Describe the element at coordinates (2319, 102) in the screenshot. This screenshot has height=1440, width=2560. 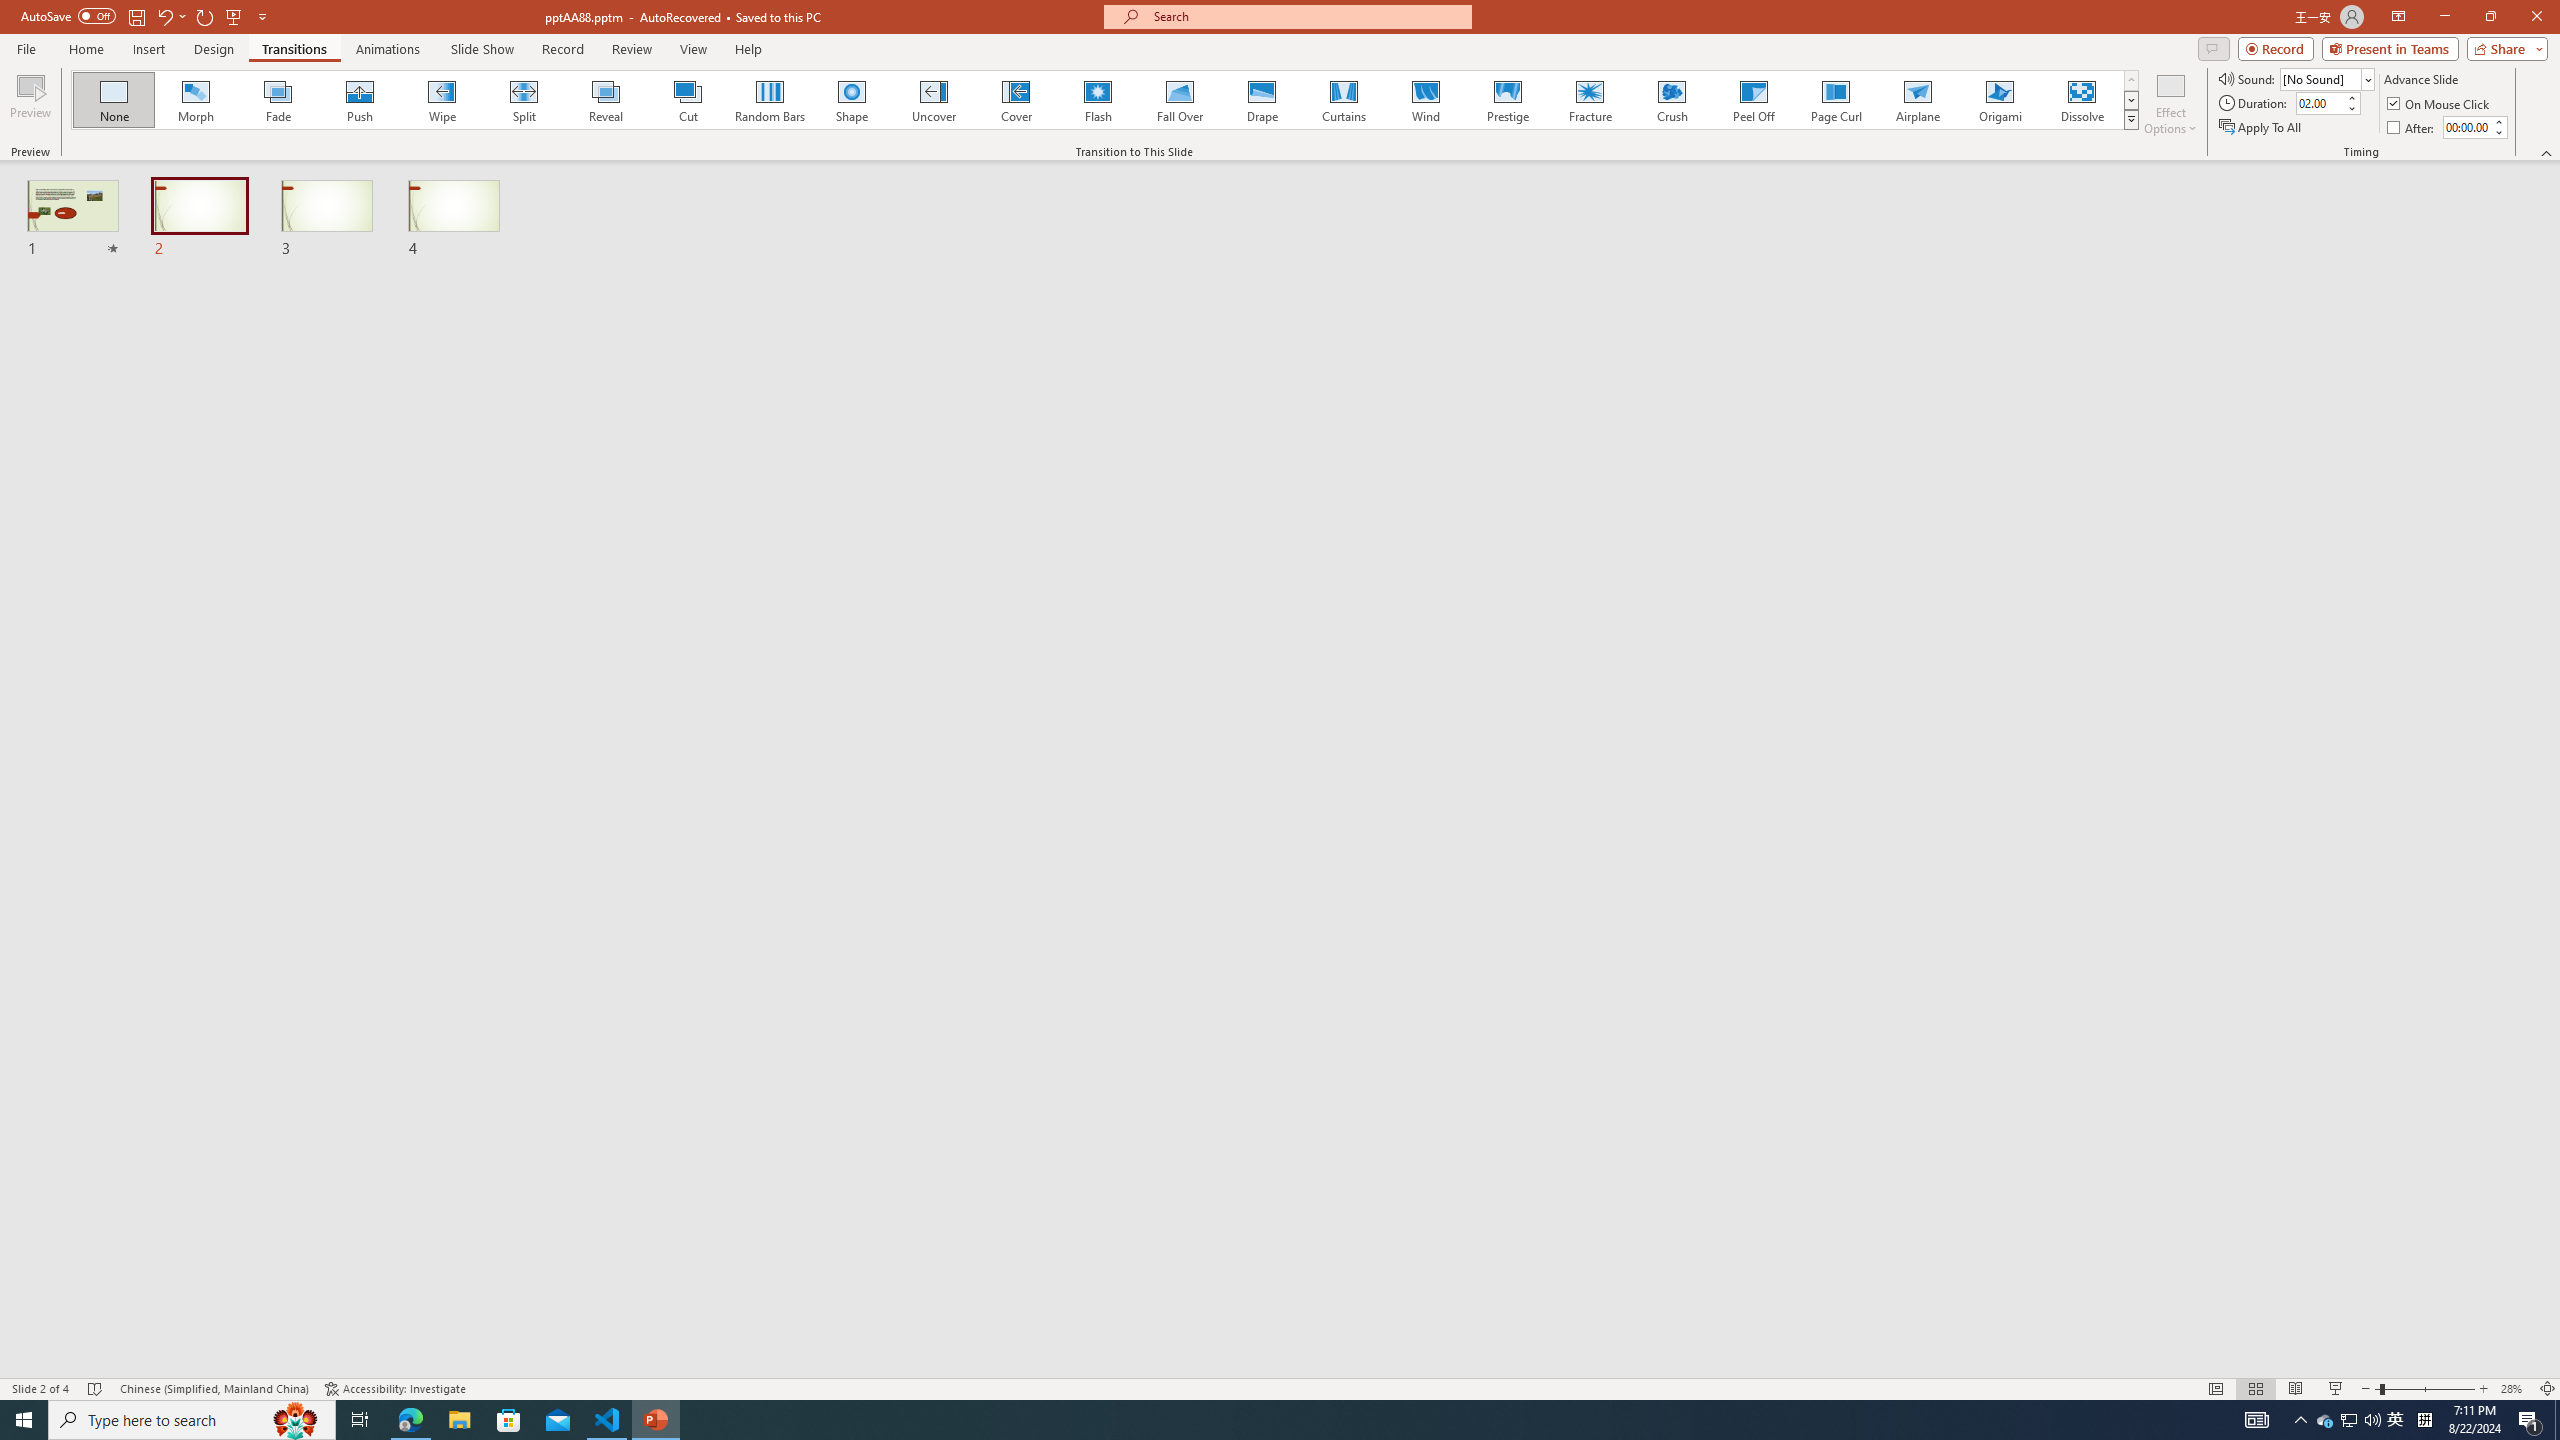
I see `'Duration'` at that location.